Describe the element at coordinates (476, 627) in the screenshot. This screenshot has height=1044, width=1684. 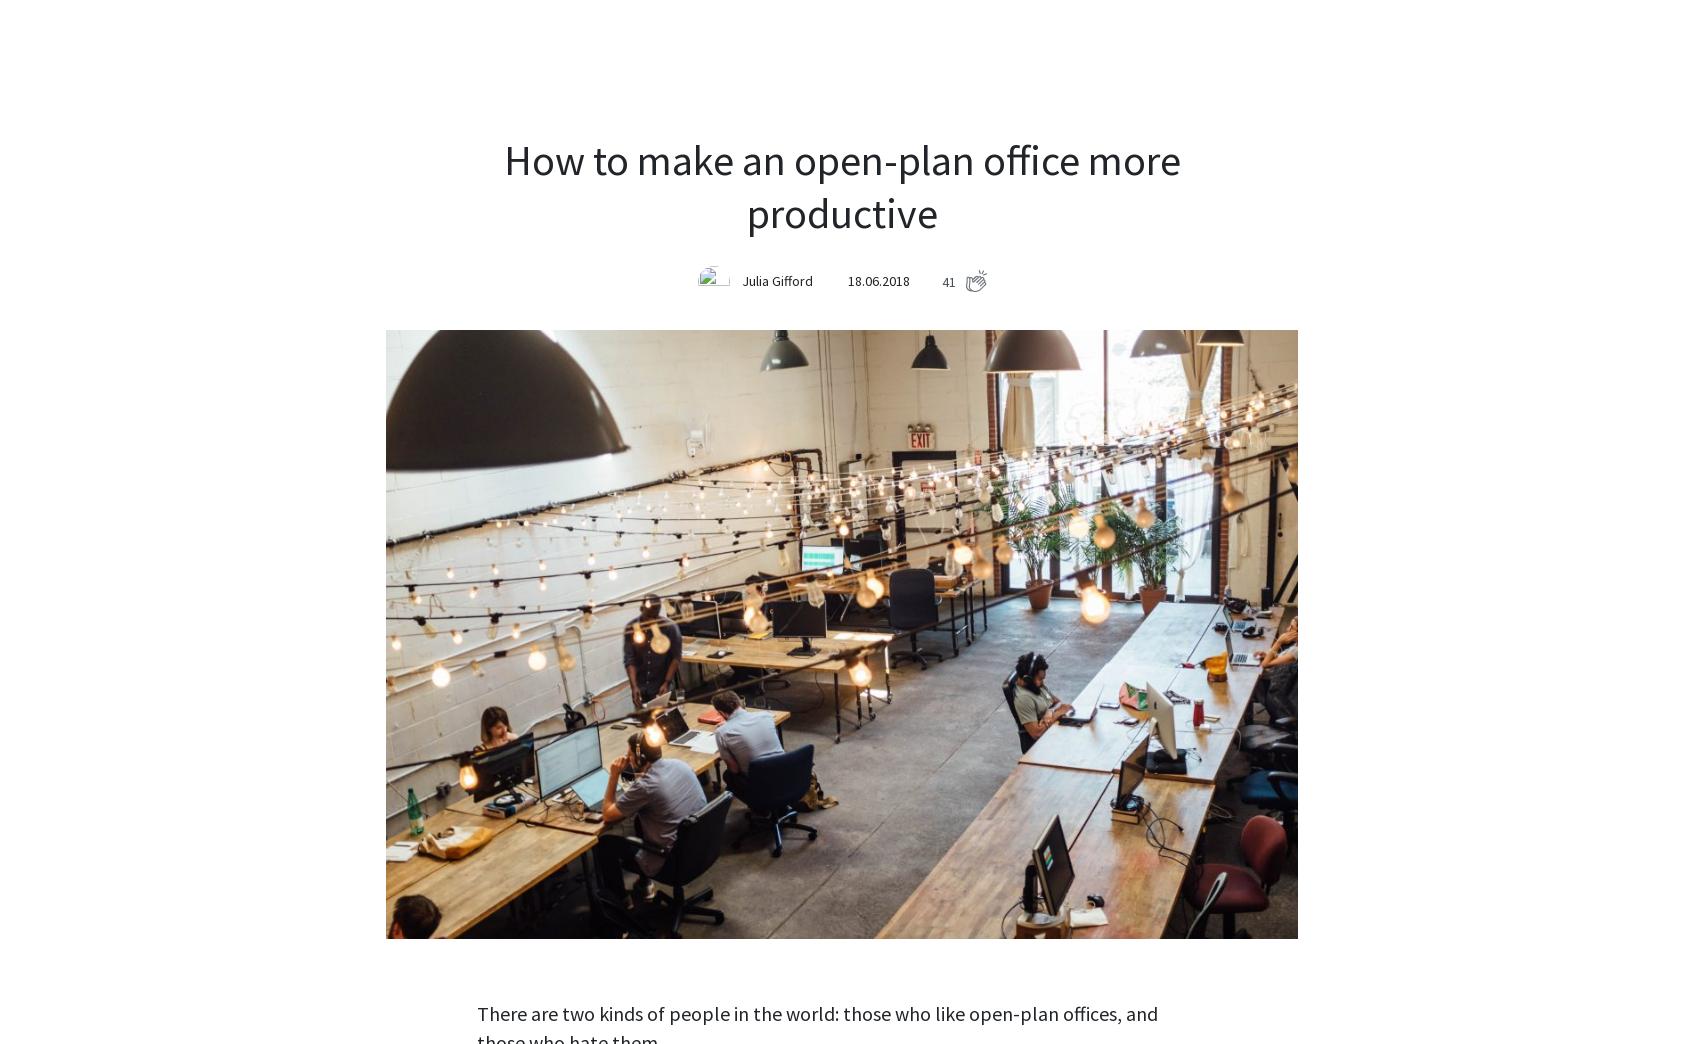
I see `'To mute these distracting daily office conversations, try putting on some neutral background music. Listening to music can help employees stay focused at tasks, instead of paying attention to surrounding conversations.'` at that location.